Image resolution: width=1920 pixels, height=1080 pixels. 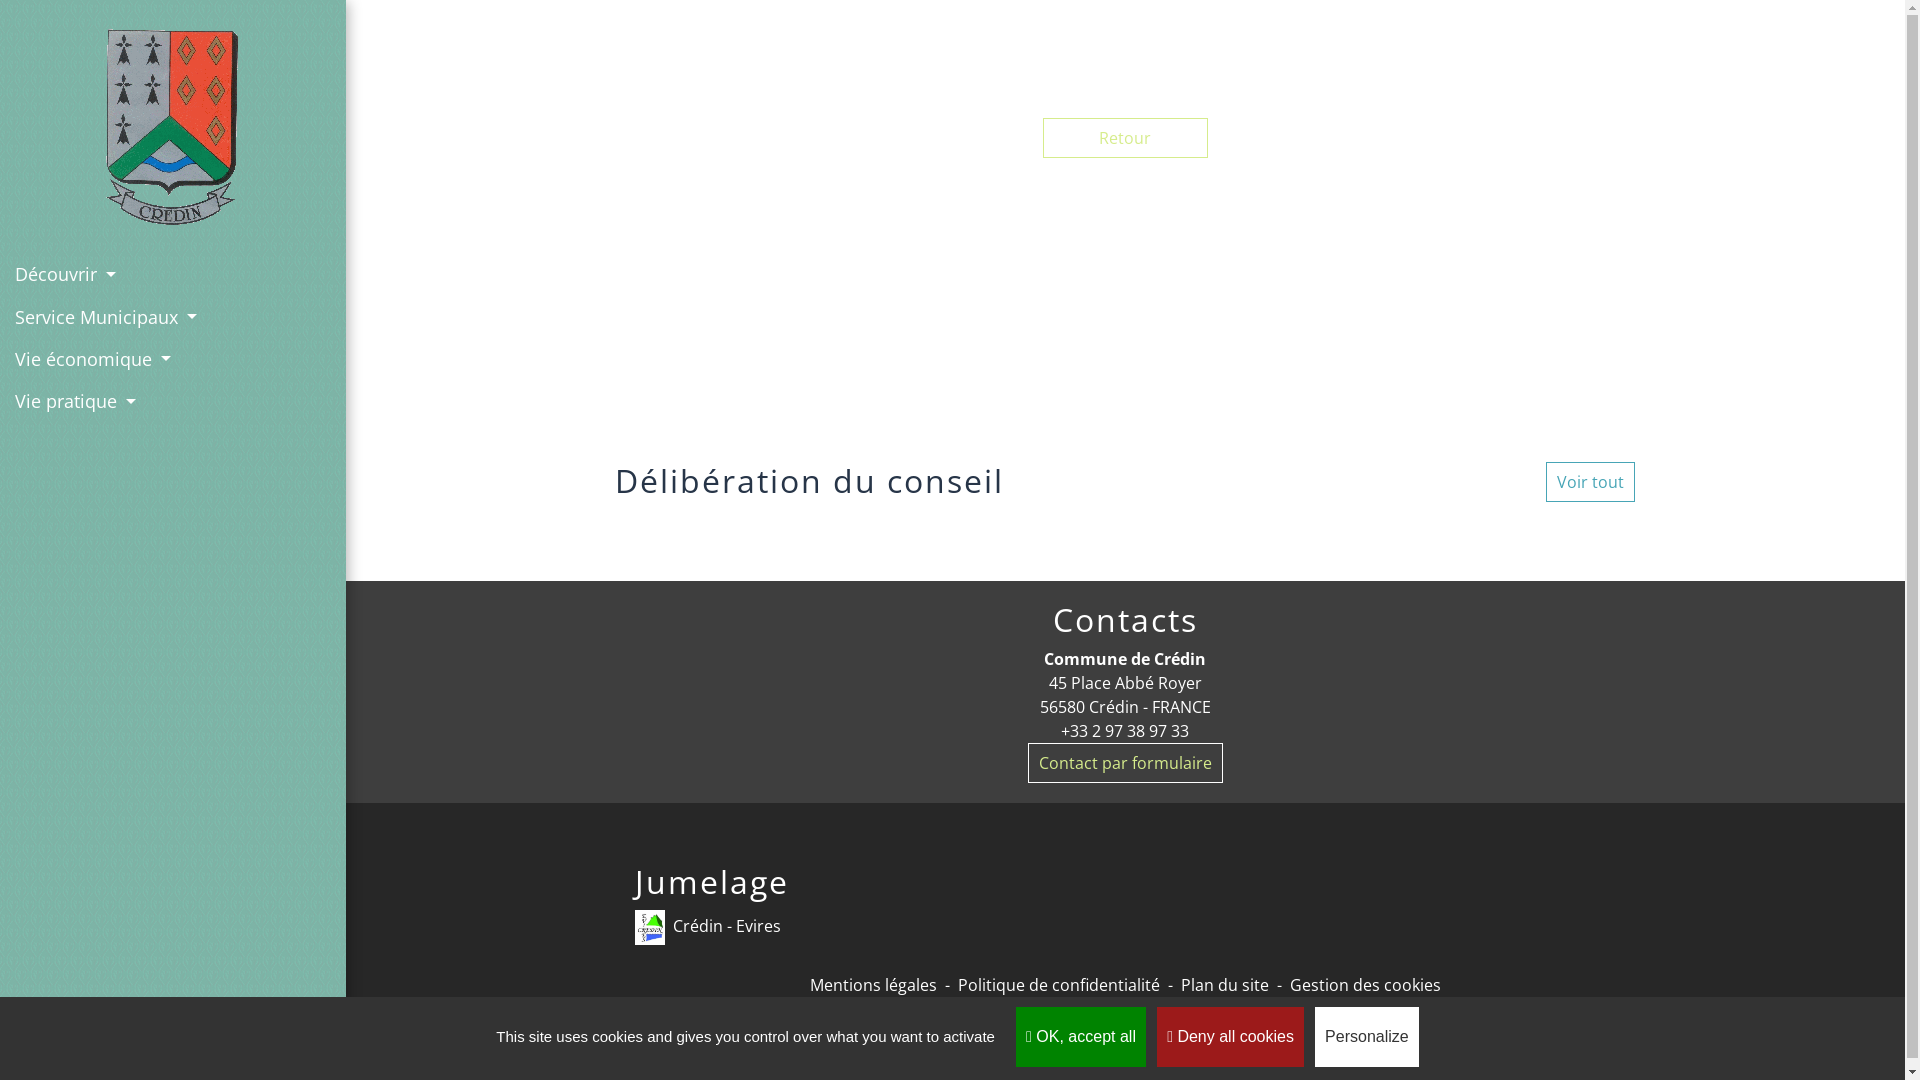 What do you see at coordinates (1366, 1036) in the screenshot?
I see `'Personalize'` at bounding box center [1366, 1036].